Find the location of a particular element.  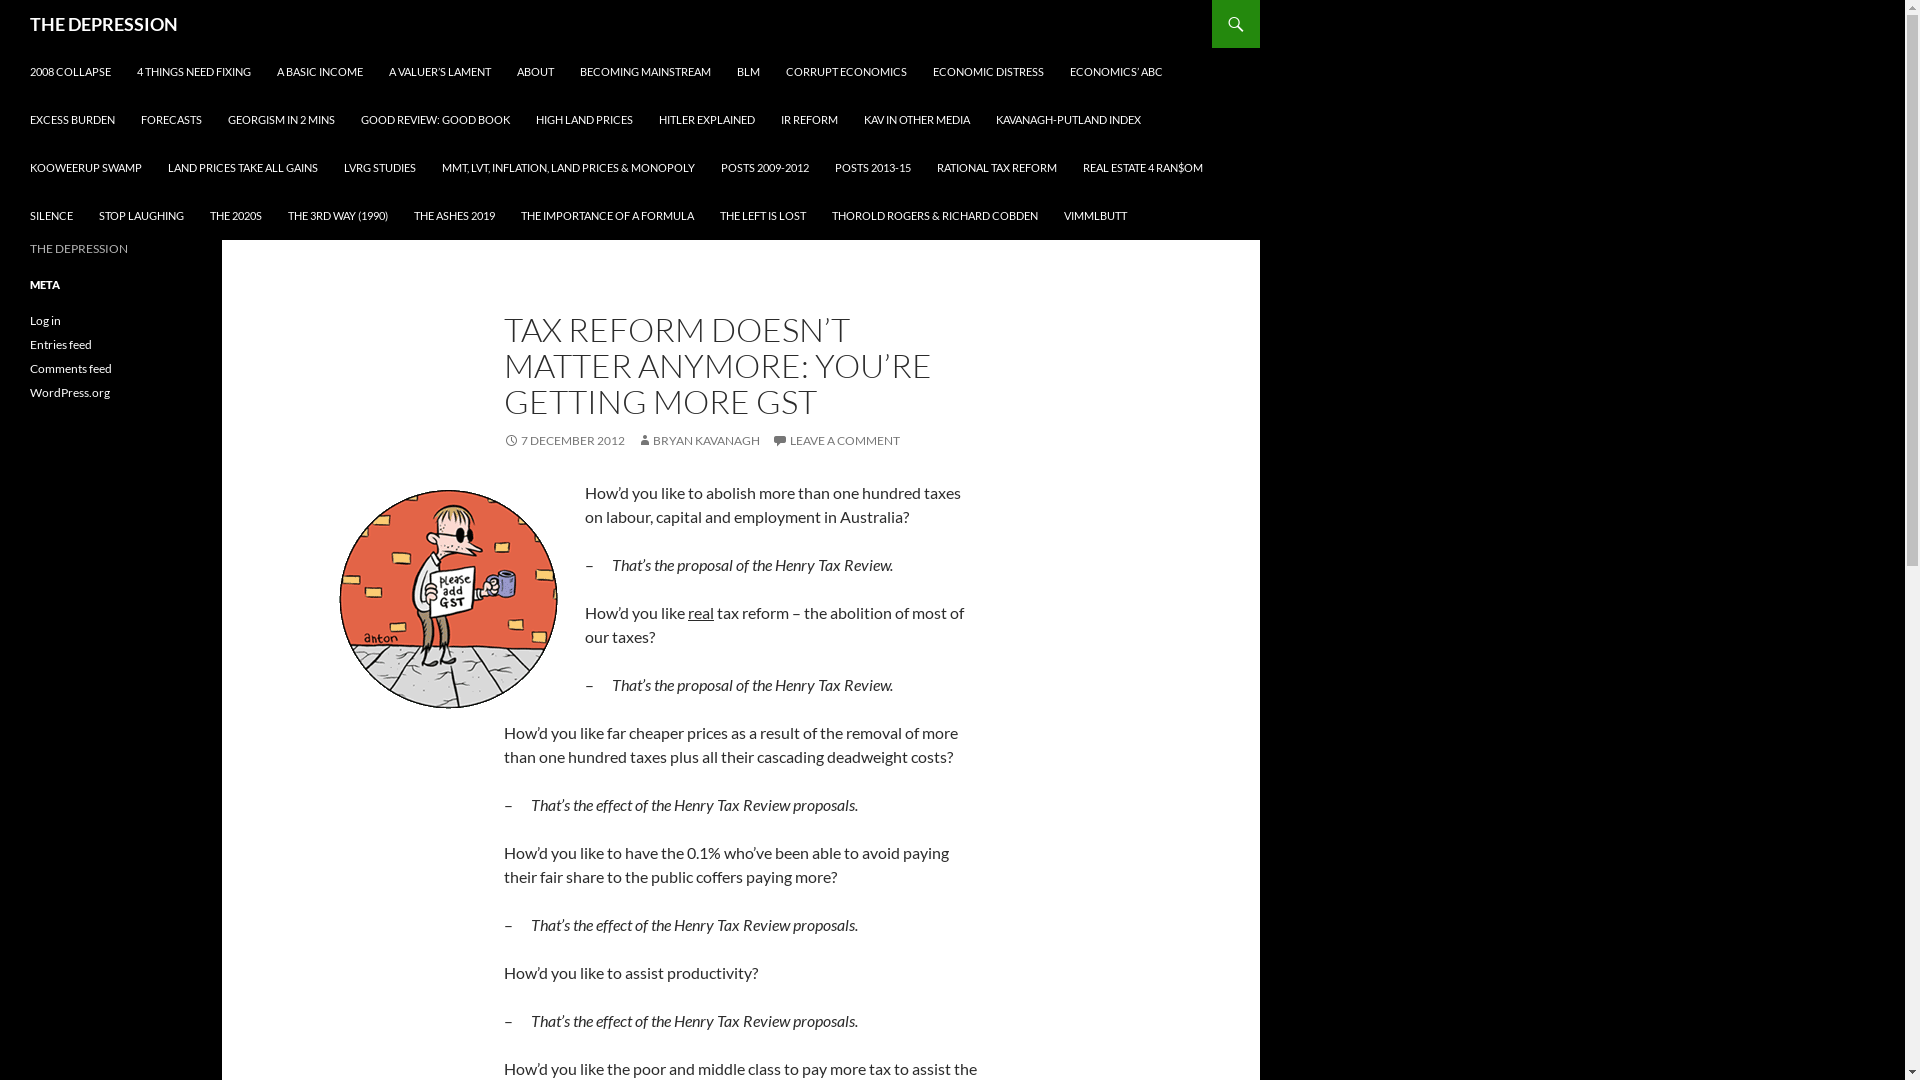

'LVRG STUDIES' is located at coordinates (379, 167).